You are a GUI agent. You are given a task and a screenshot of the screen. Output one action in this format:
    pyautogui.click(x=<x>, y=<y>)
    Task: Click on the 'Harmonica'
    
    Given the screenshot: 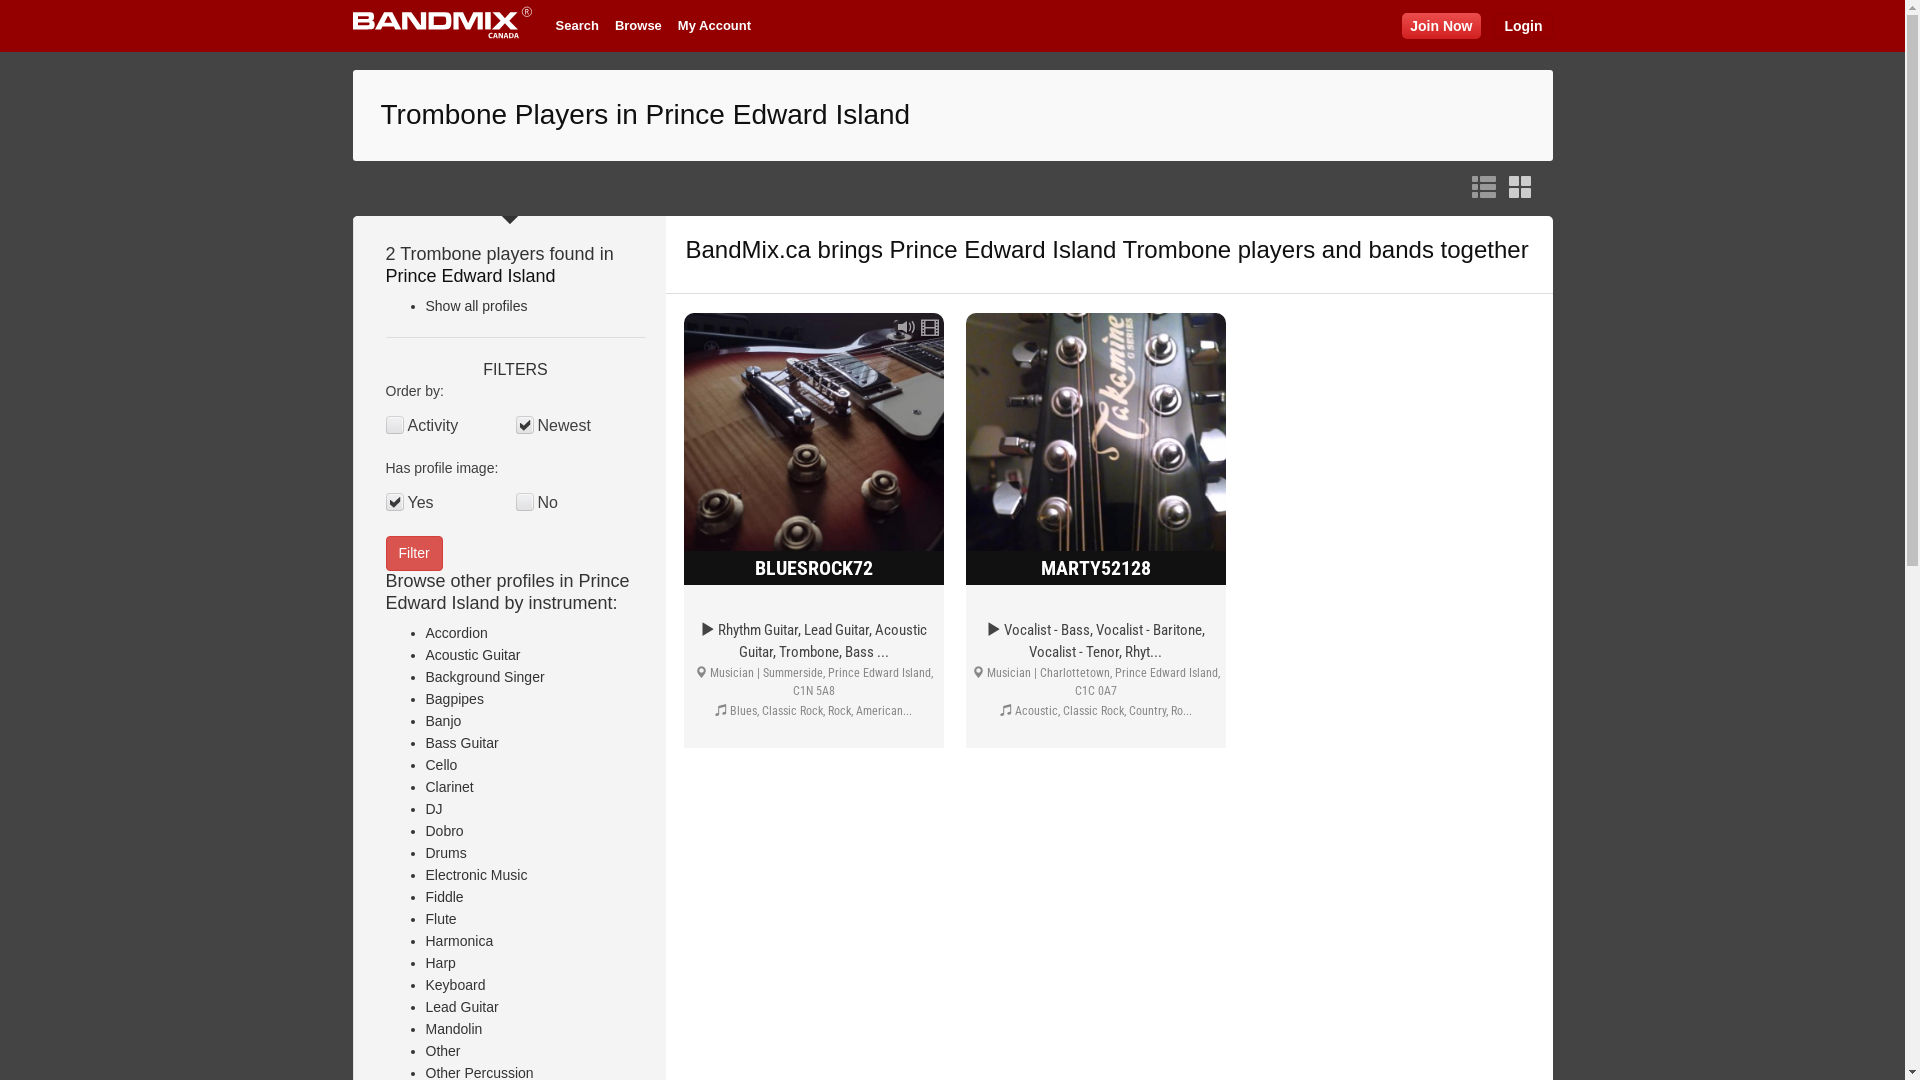 What is the action you would take?
    pyautogui.click(x=459, y=941)
    